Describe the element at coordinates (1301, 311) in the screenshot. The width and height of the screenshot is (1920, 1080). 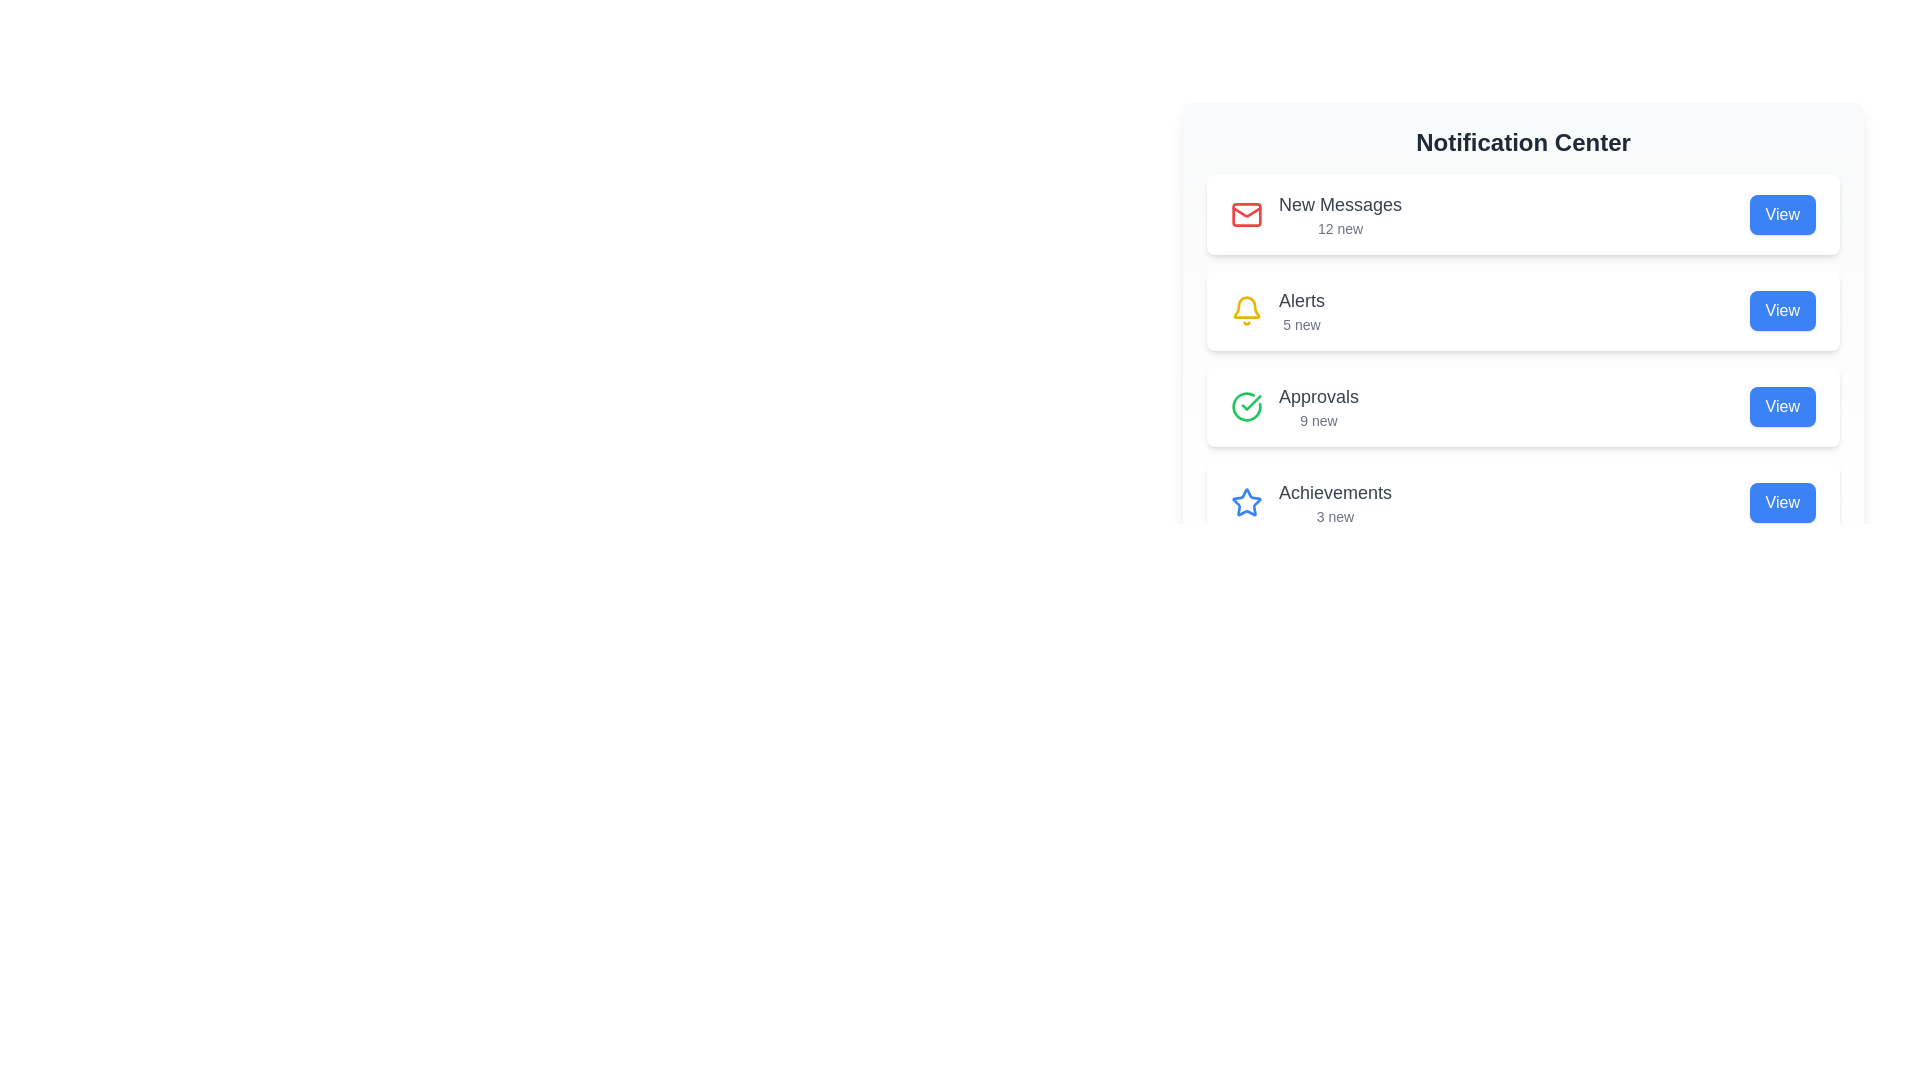
I see `the text label in the notification row` at that location.